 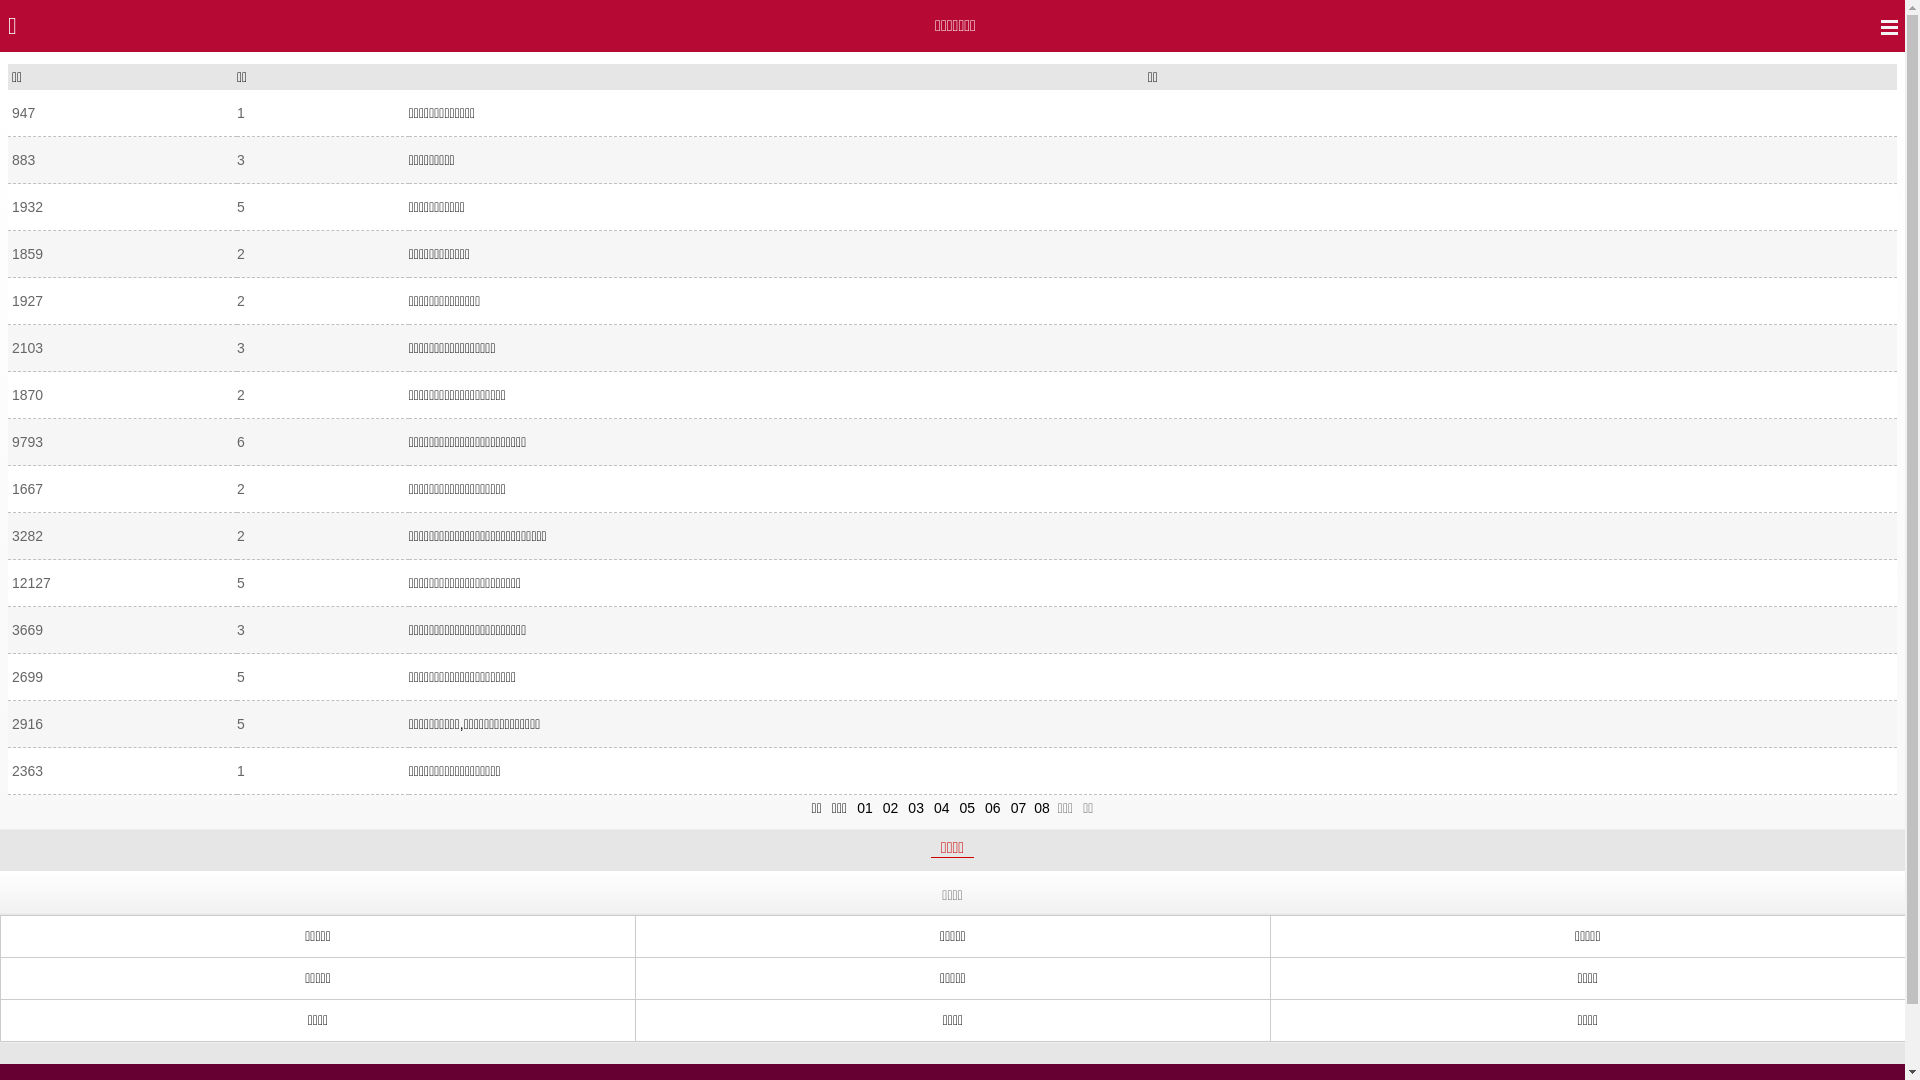 What do you see at coordinates (993, 806) in the screenshot?
I see `'06'` at bounding box center [993, 806].